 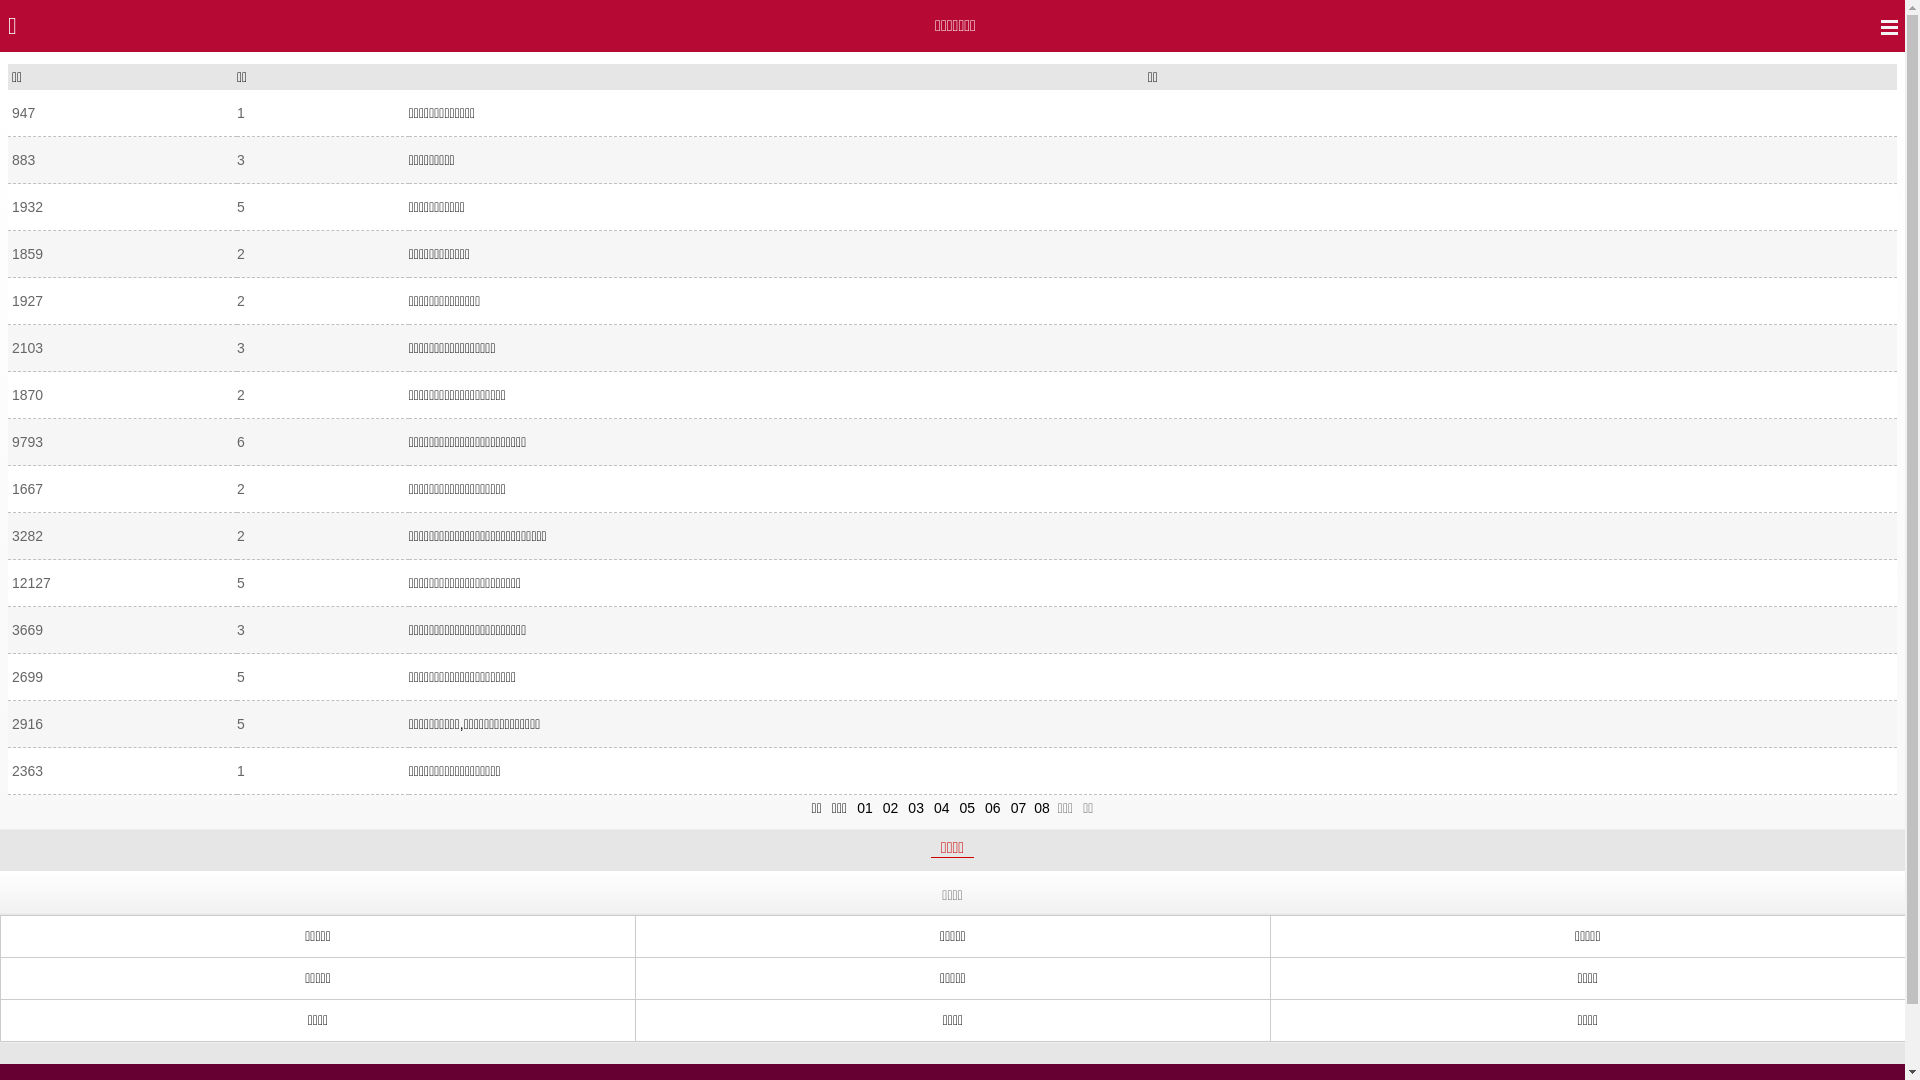 What do you see at coordinates (993, 806) in the screenshot?
I see `'06'` at bounding box center [993, 806].